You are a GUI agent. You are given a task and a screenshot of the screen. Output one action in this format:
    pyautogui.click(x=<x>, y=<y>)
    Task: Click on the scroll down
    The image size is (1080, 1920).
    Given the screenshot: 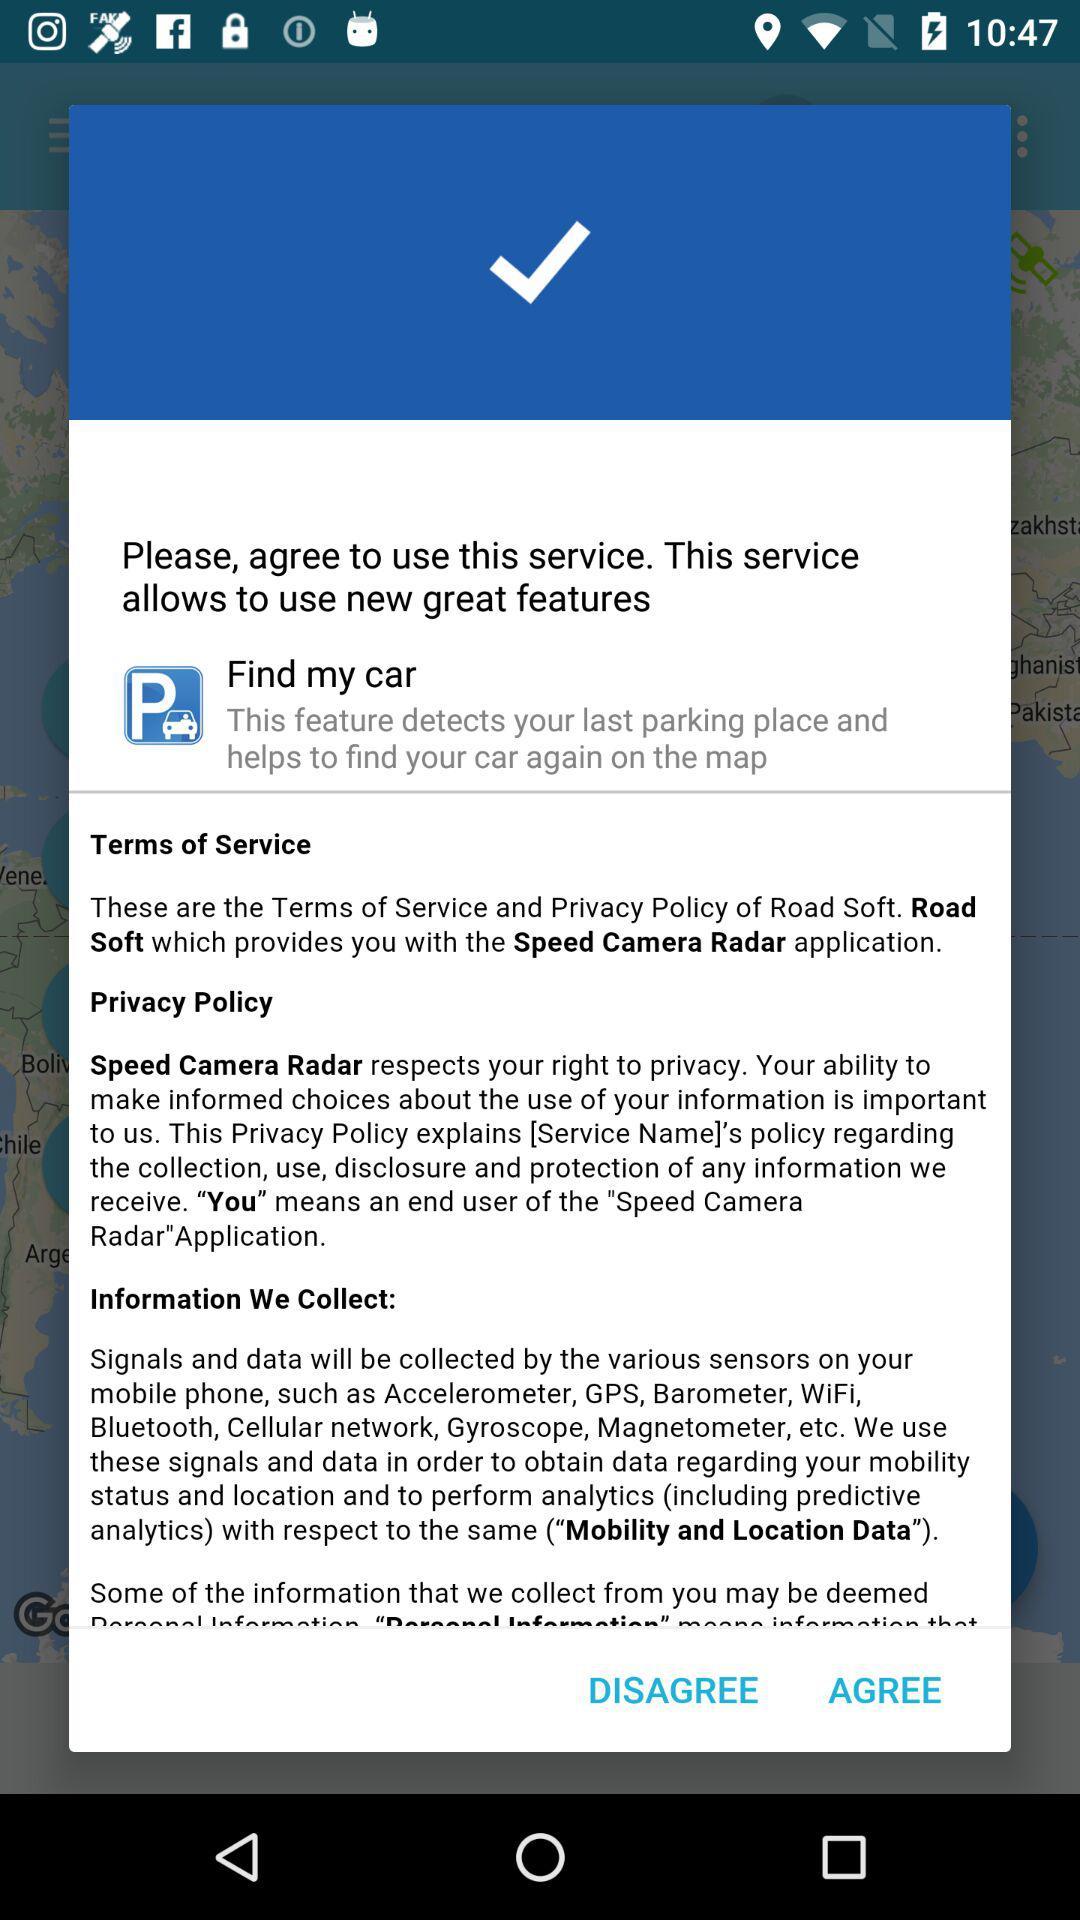 What is the action you would take?
    pyautogui.click(x=540, y=1215)
    